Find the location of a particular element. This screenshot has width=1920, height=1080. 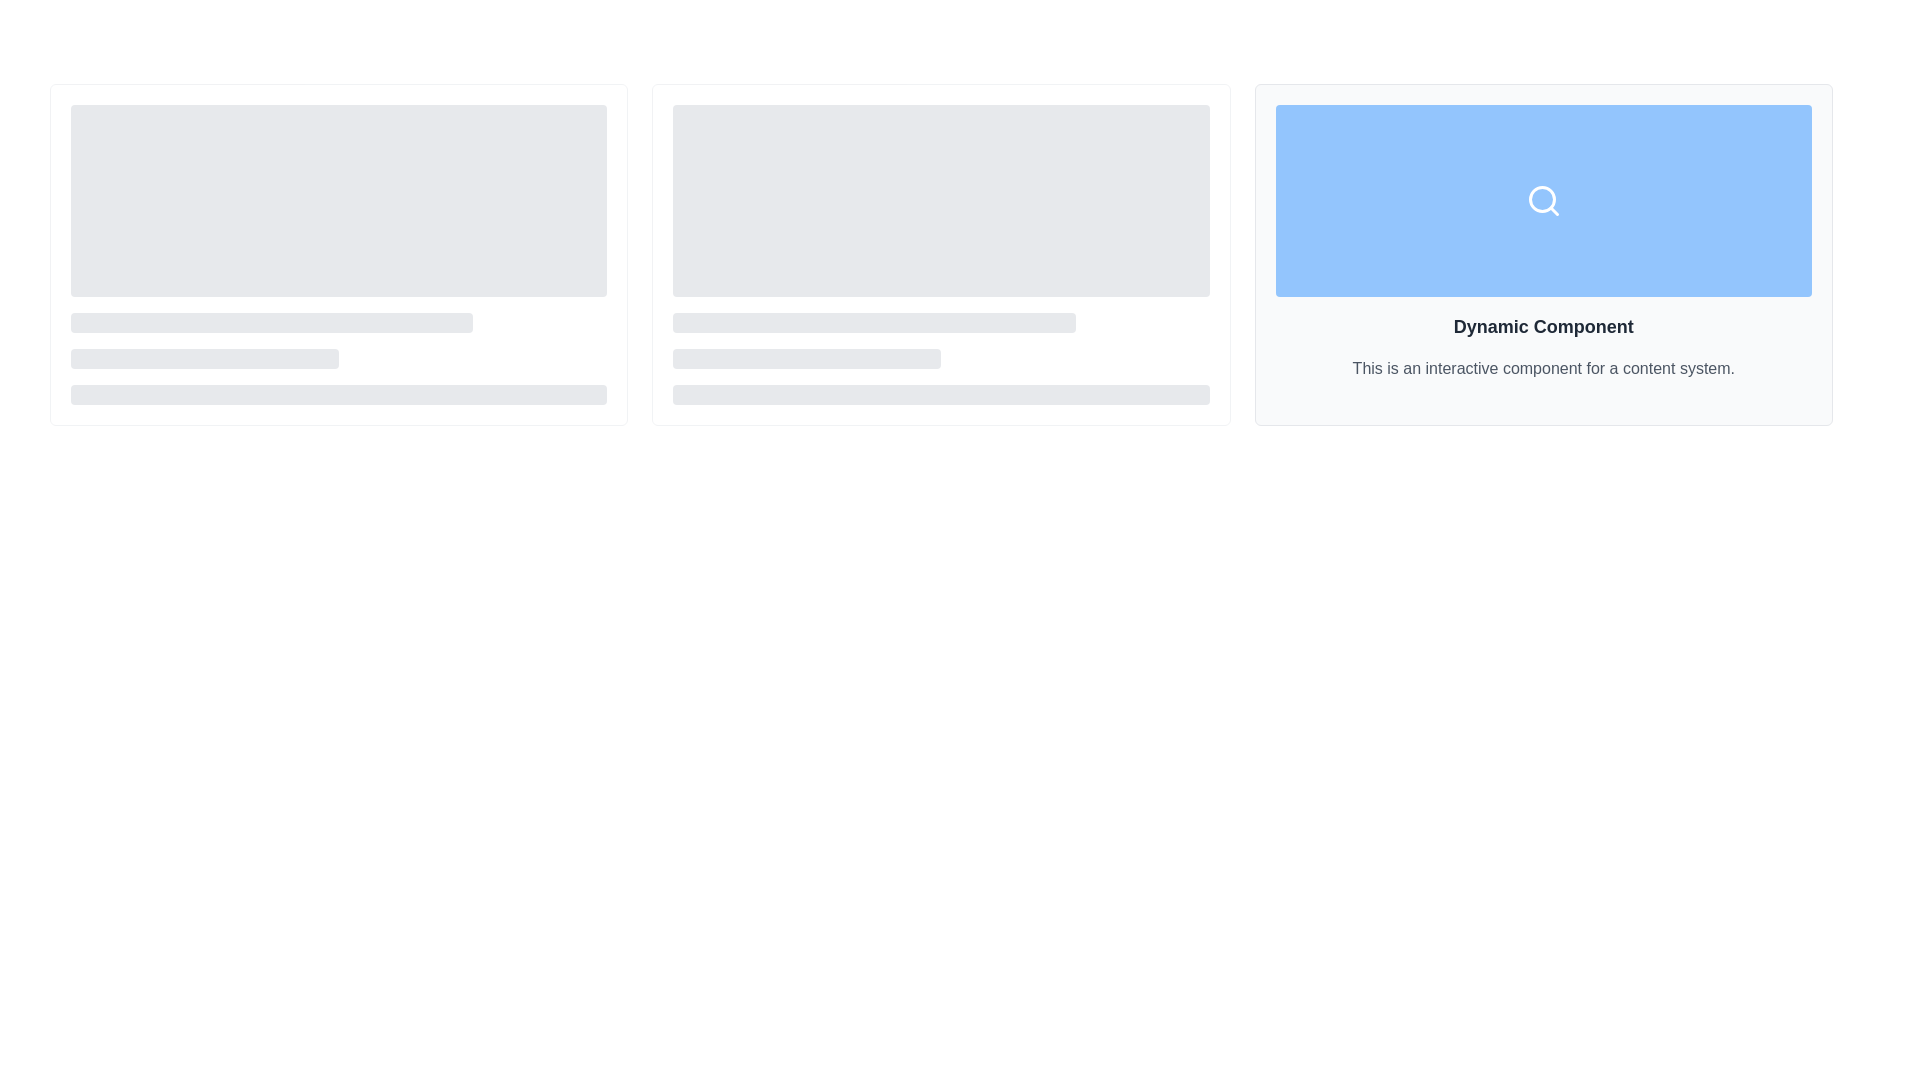

the first static decorative bar, which serves as a content placeholder, located at the top of a group of three vertically stacked similar elements is located at coordinates (271, 322).